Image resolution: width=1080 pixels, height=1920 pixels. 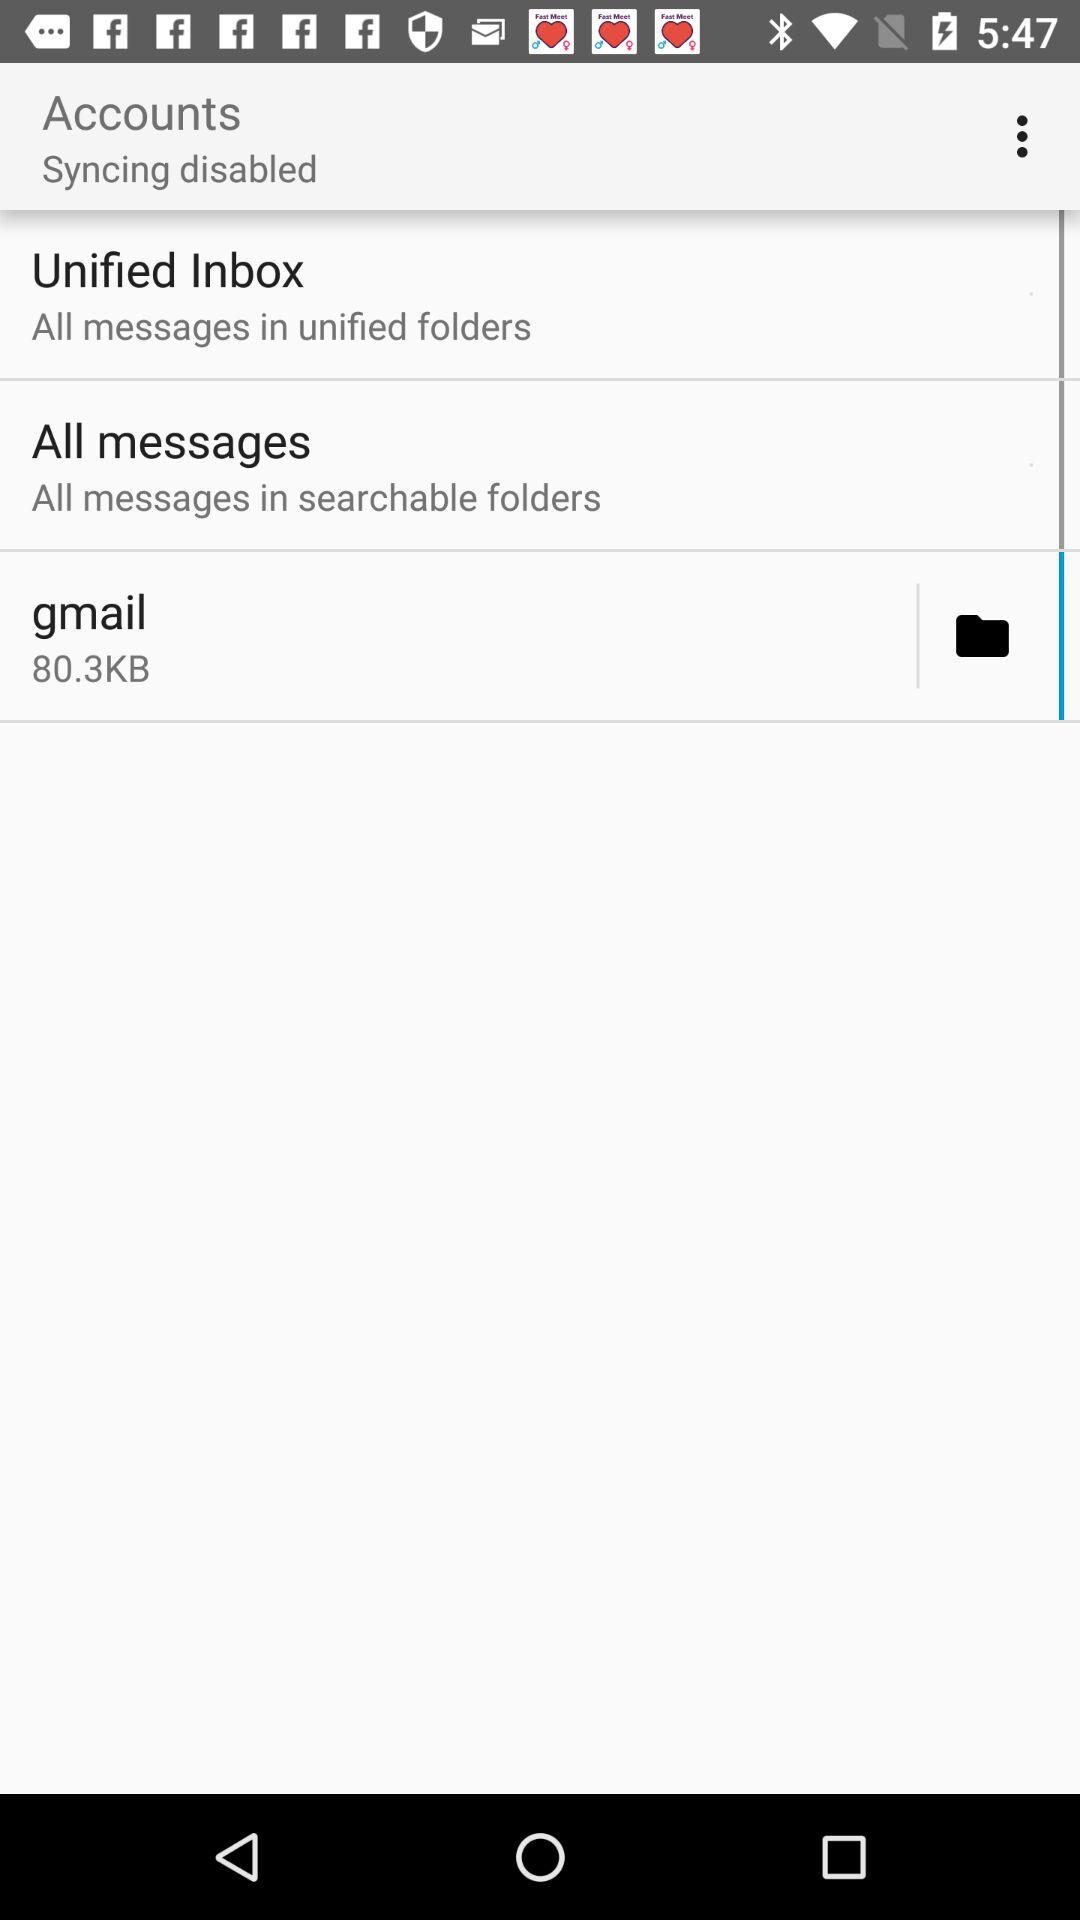 I want to click on icon above all messages in, so click(x=524, y=267).